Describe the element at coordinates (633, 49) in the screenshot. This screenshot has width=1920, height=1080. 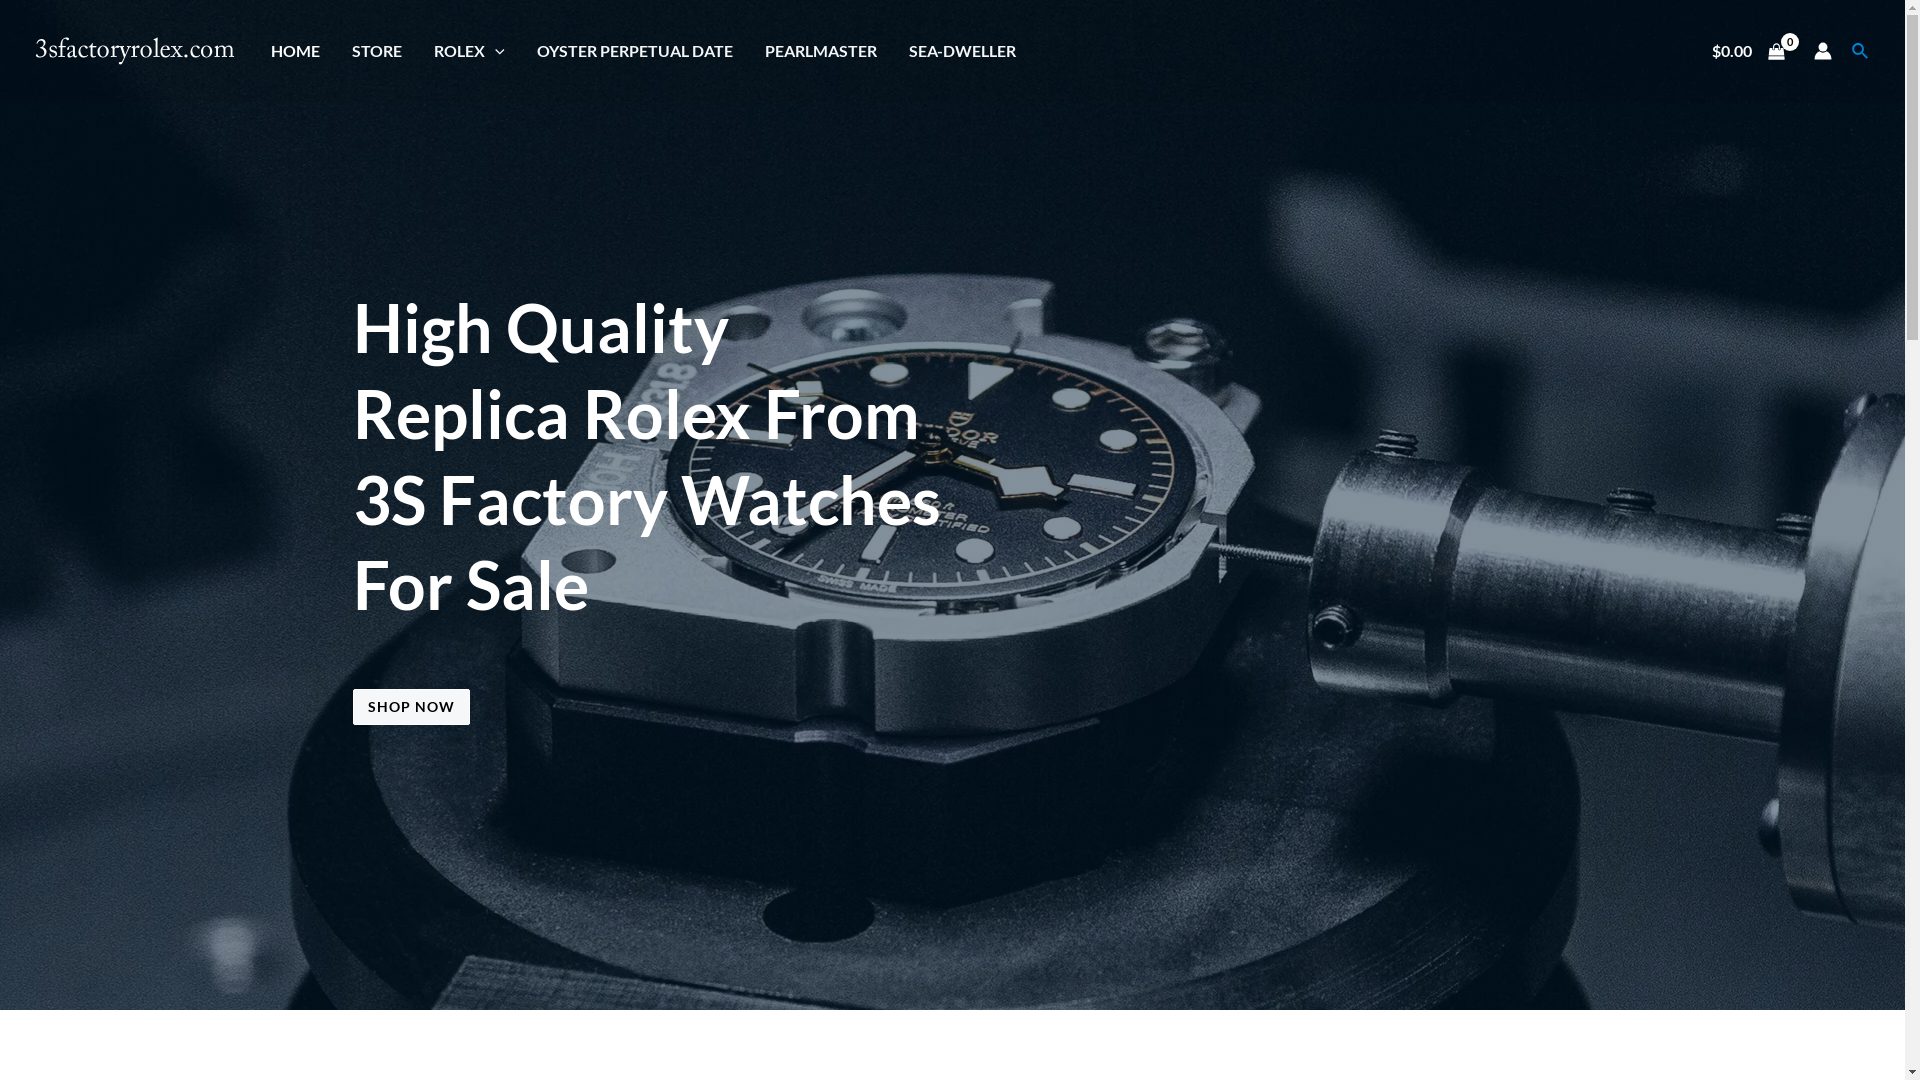
I see `'OYSTER PERPETUAL DATE'` at that location.